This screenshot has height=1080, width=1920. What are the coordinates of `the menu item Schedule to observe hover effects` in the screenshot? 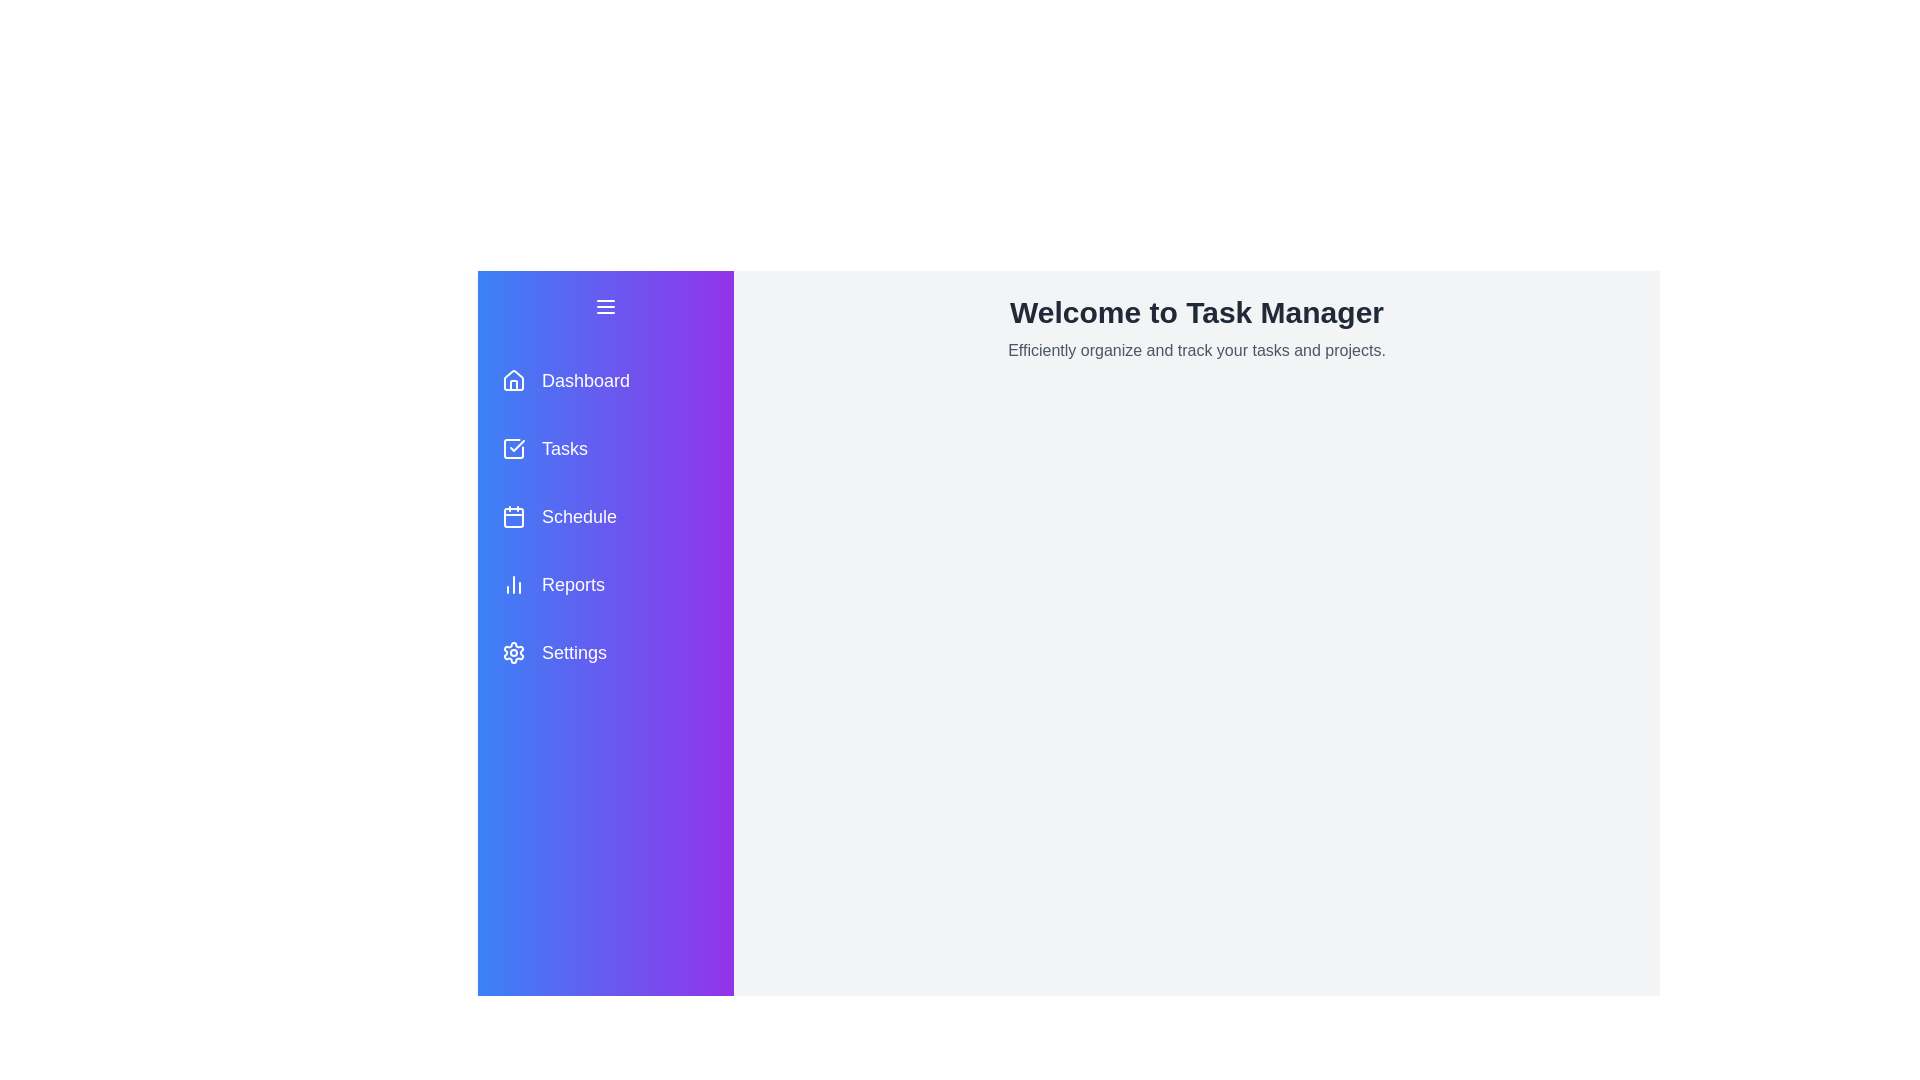 It's located at (604, 515).